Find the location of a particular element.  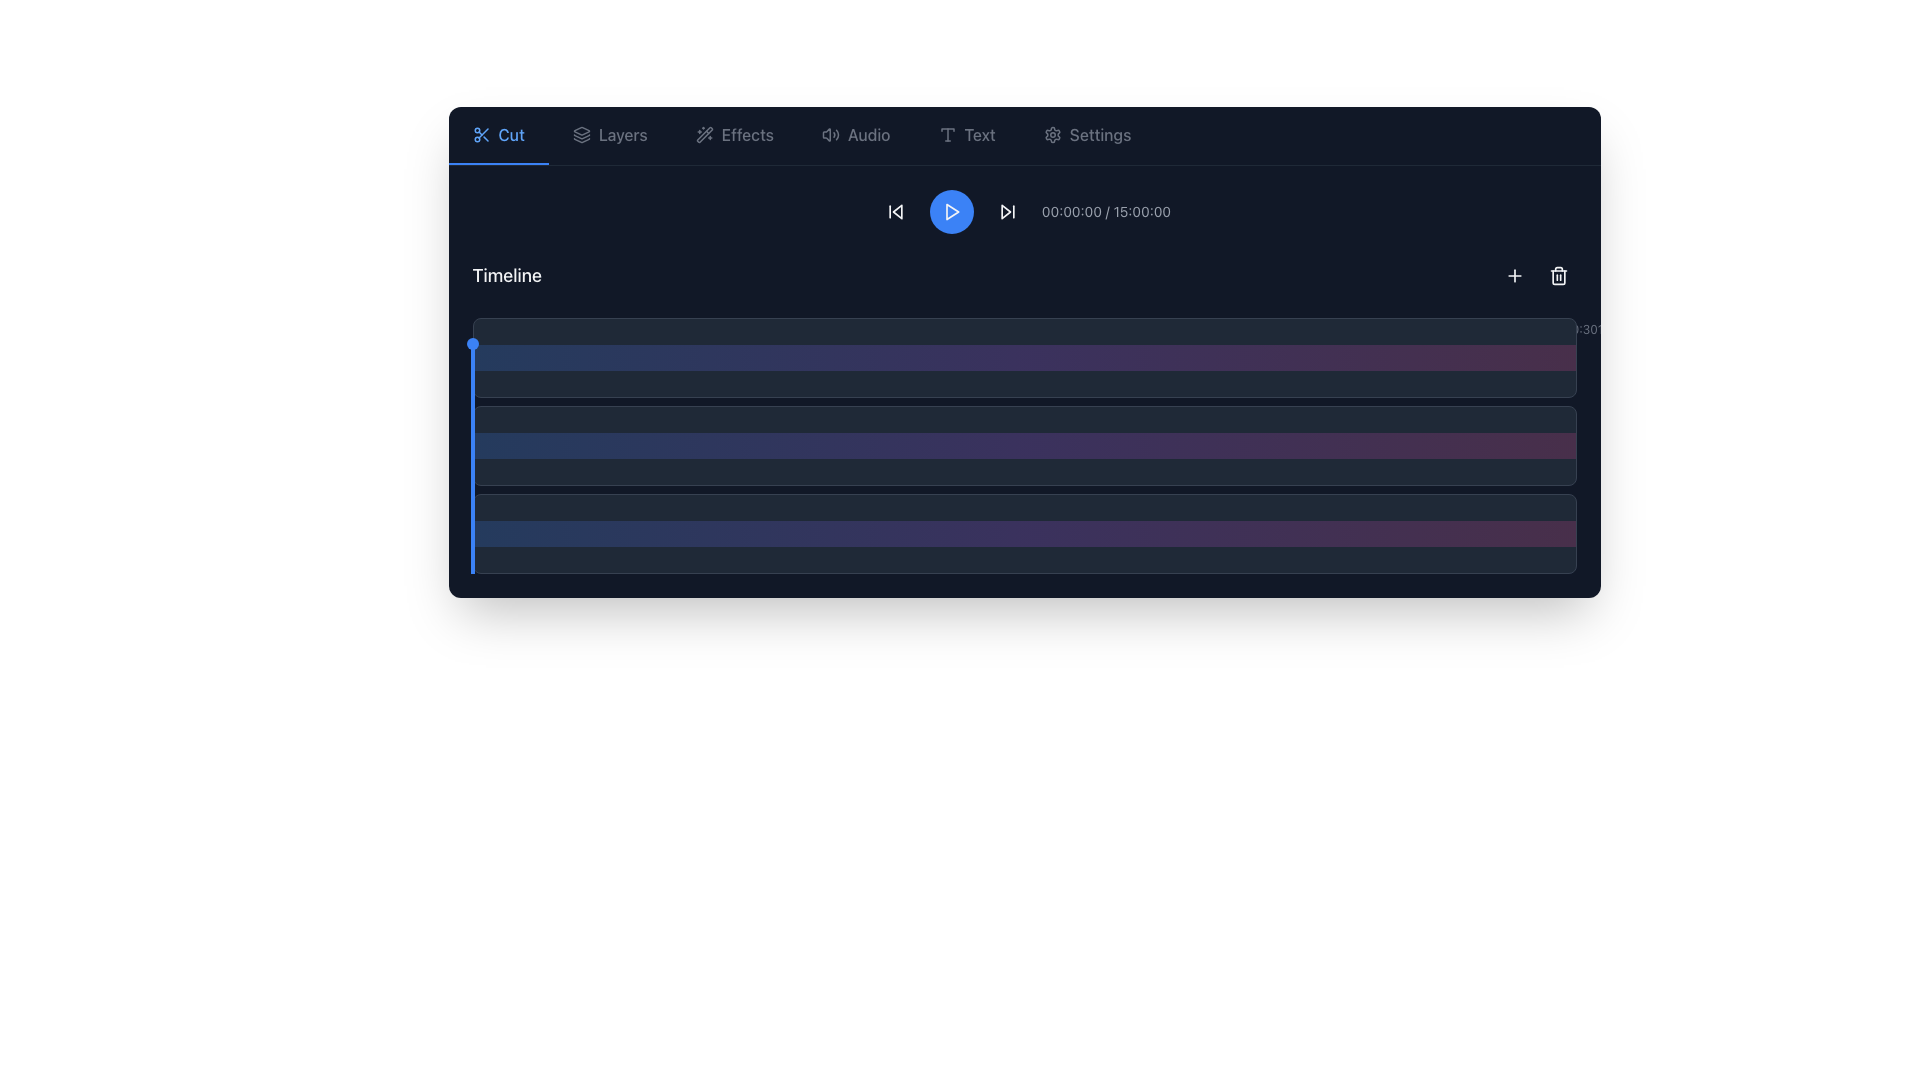

the 'Cut' button located in the top-left corner of the horizontal navigation menu is located at coordinates (498, 135).